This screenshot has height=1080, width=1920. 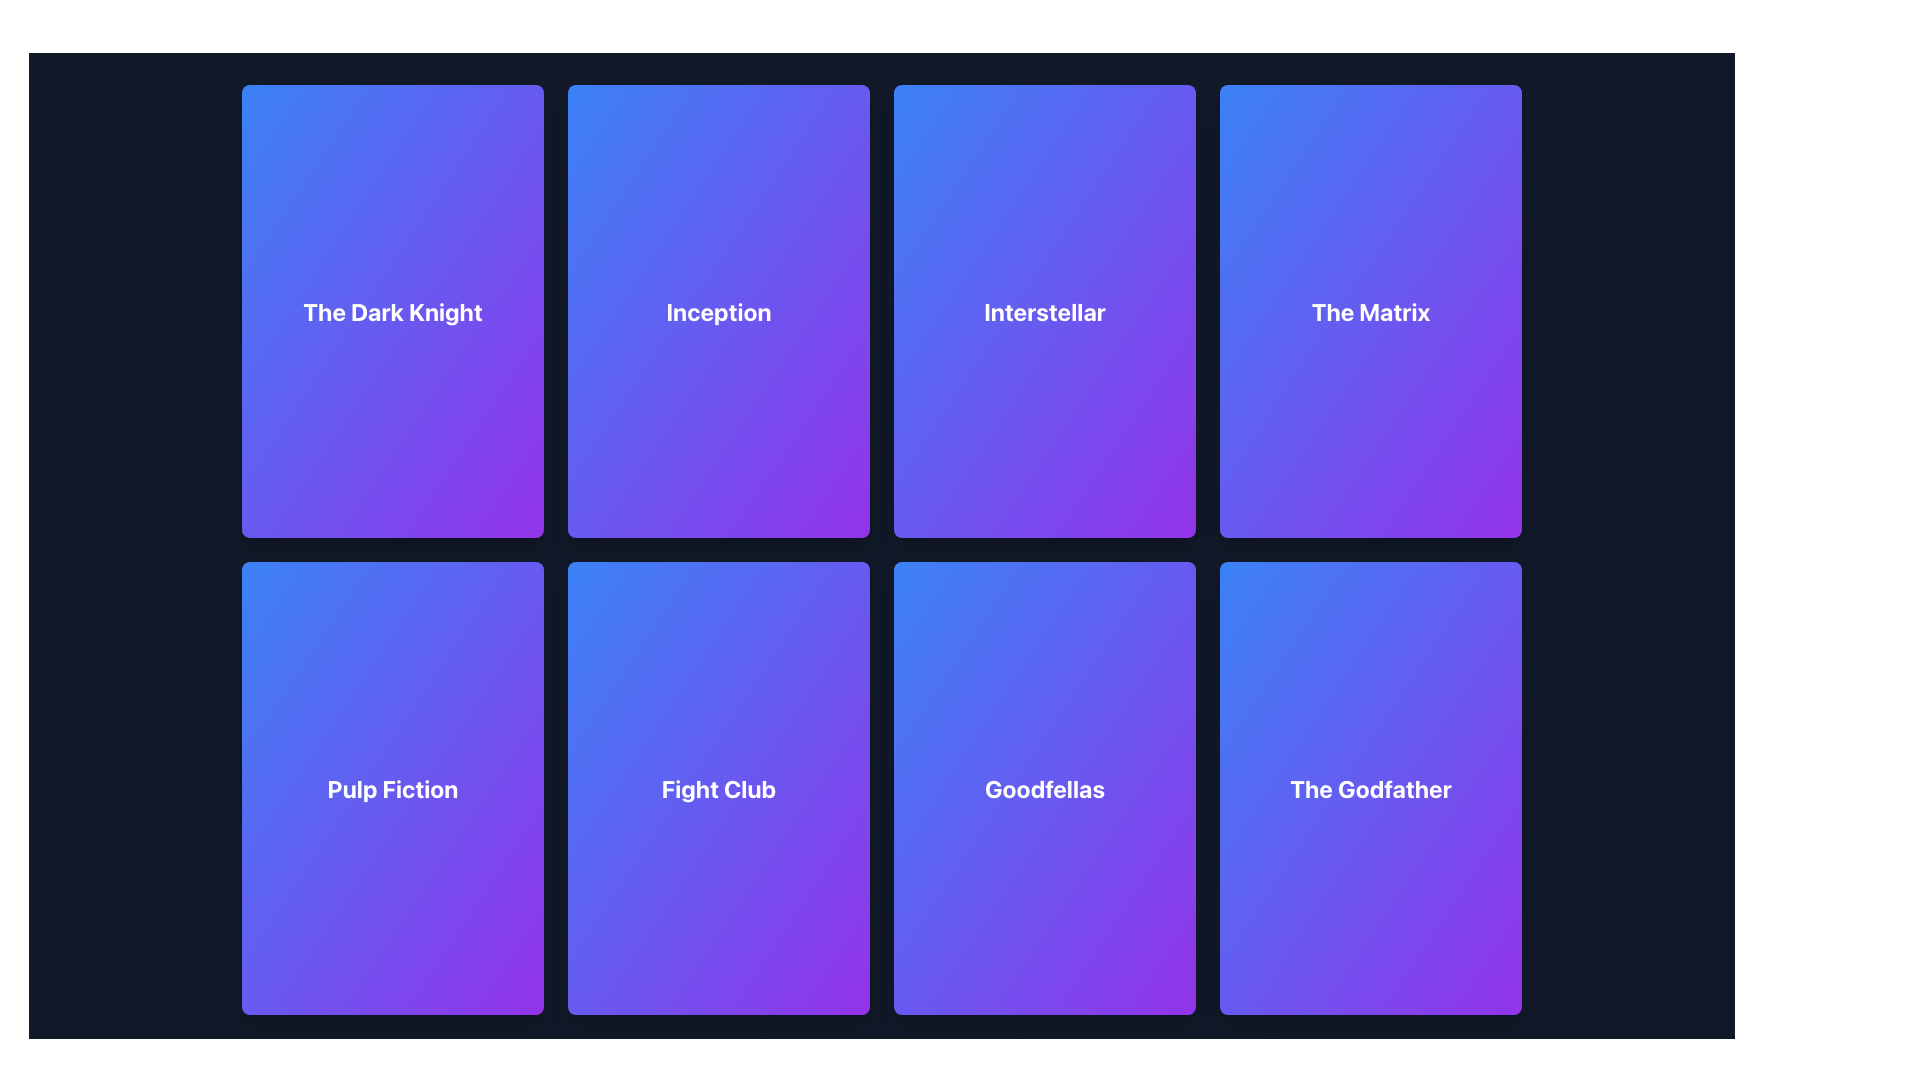 I want to click on the first card representing the movie 'The Dark Knight' in the grid layout to trigger a visual effect, so click(x=393, y=311).